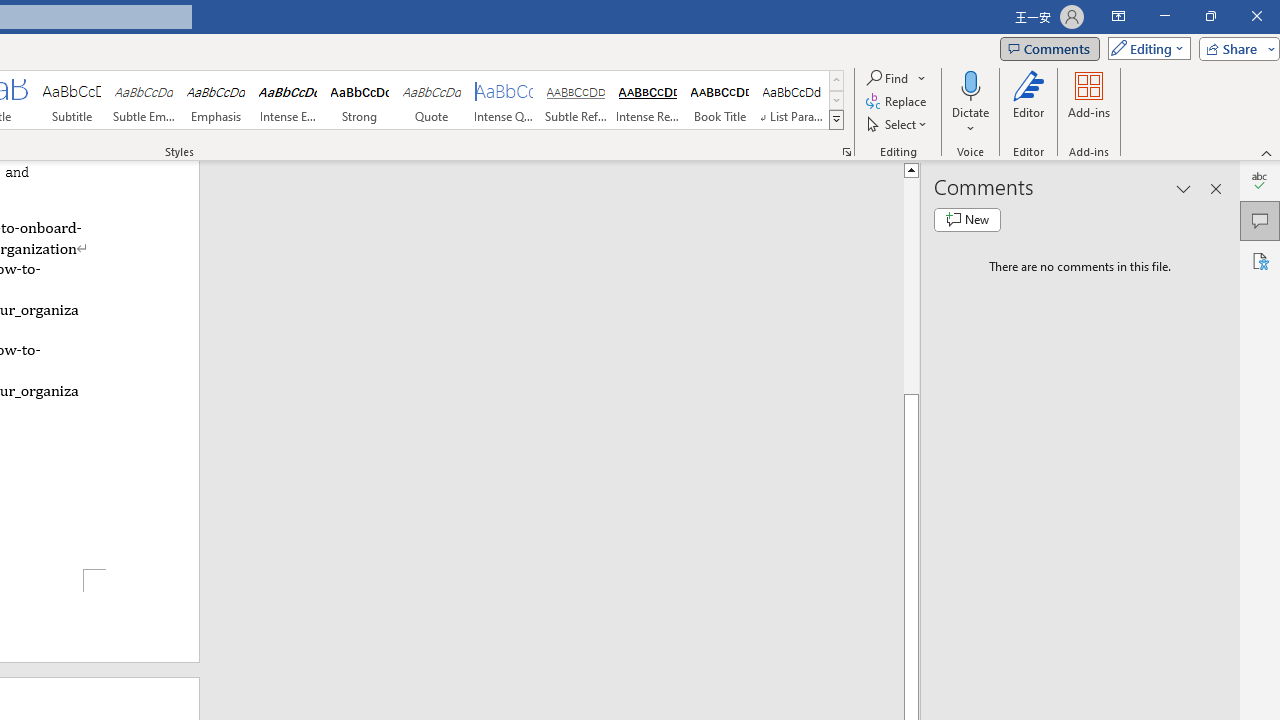 The image size is (1280, 720). I want to click on 'New comment', so click(967, 219).